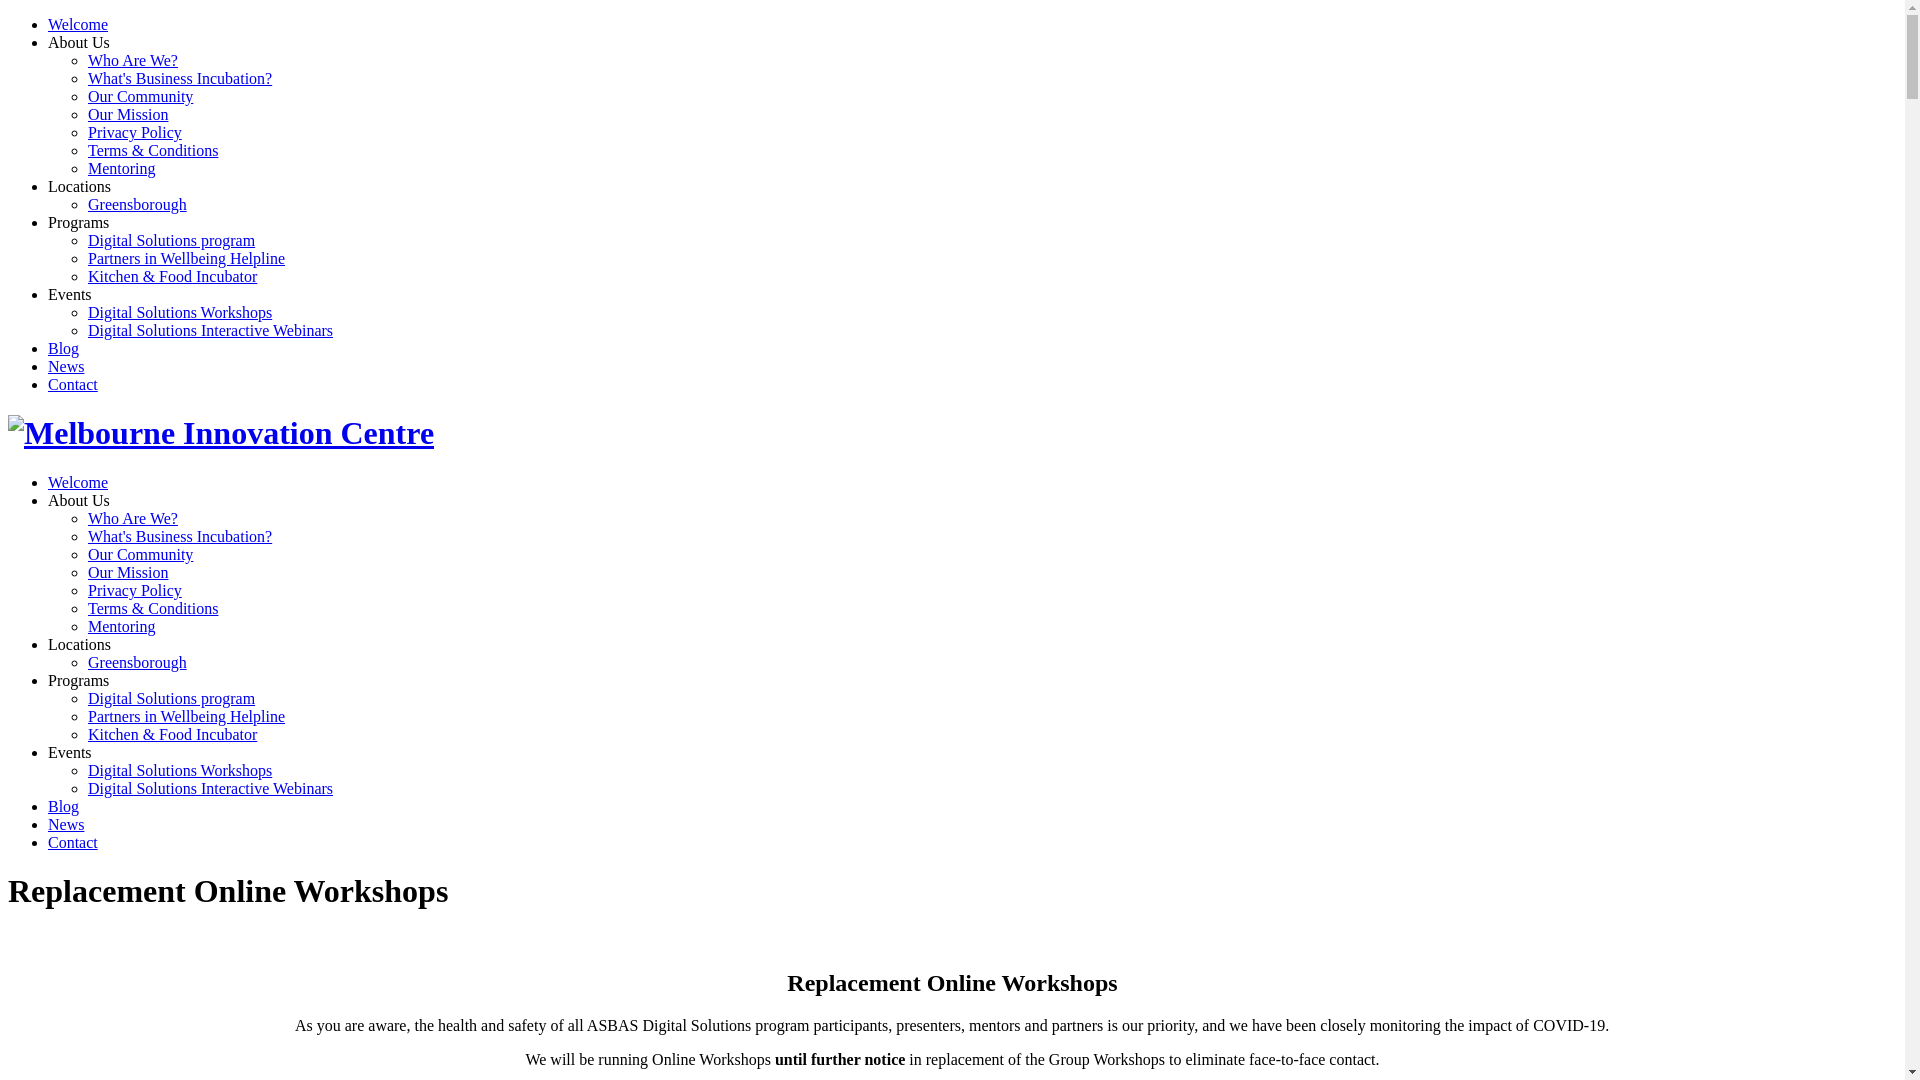 The image size is (1920, 1080). What do you see at coordinates (78, 499) in the screenshot?
I see `'About Us'` at bounding box center [78, 499].